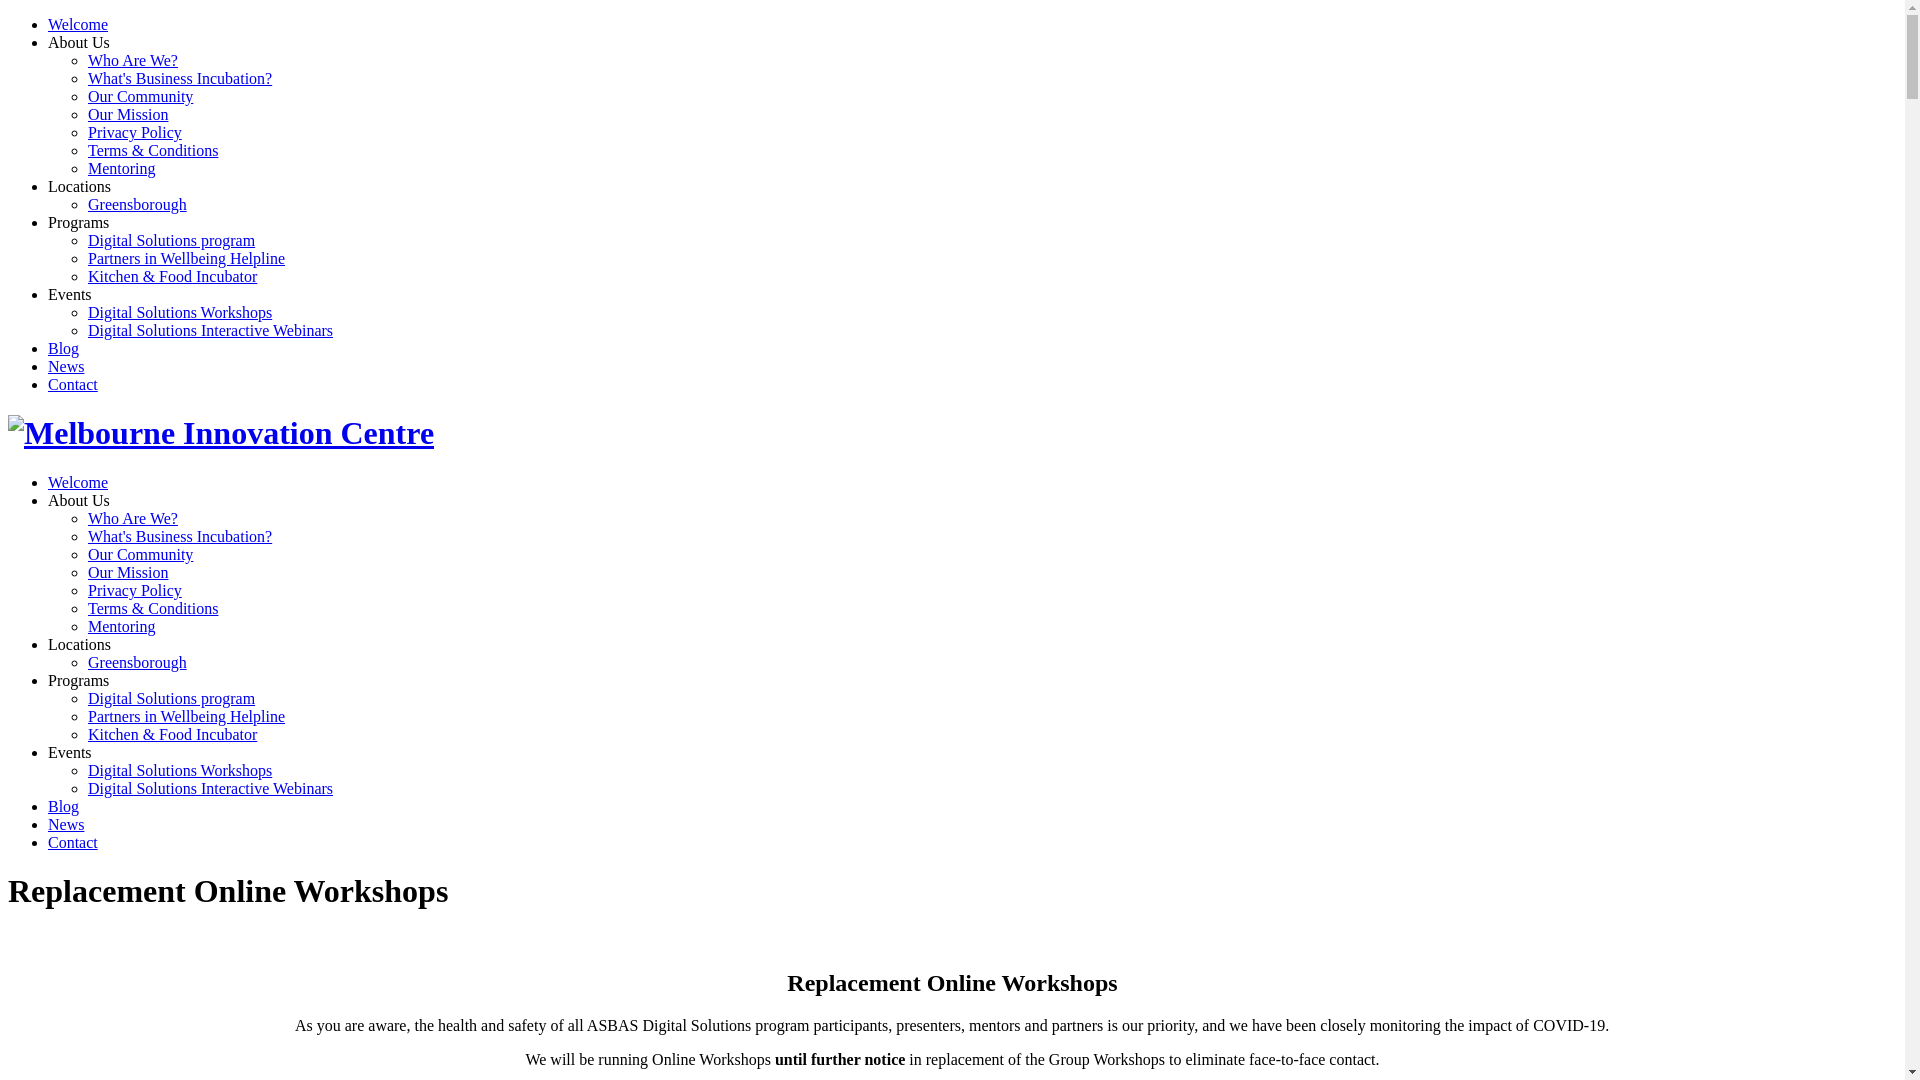 The image size is (1920, 1080). What do you see at coordinates (78, 499) in the screenshot?
I see `'About Us'` at bounding box center [78, 499].